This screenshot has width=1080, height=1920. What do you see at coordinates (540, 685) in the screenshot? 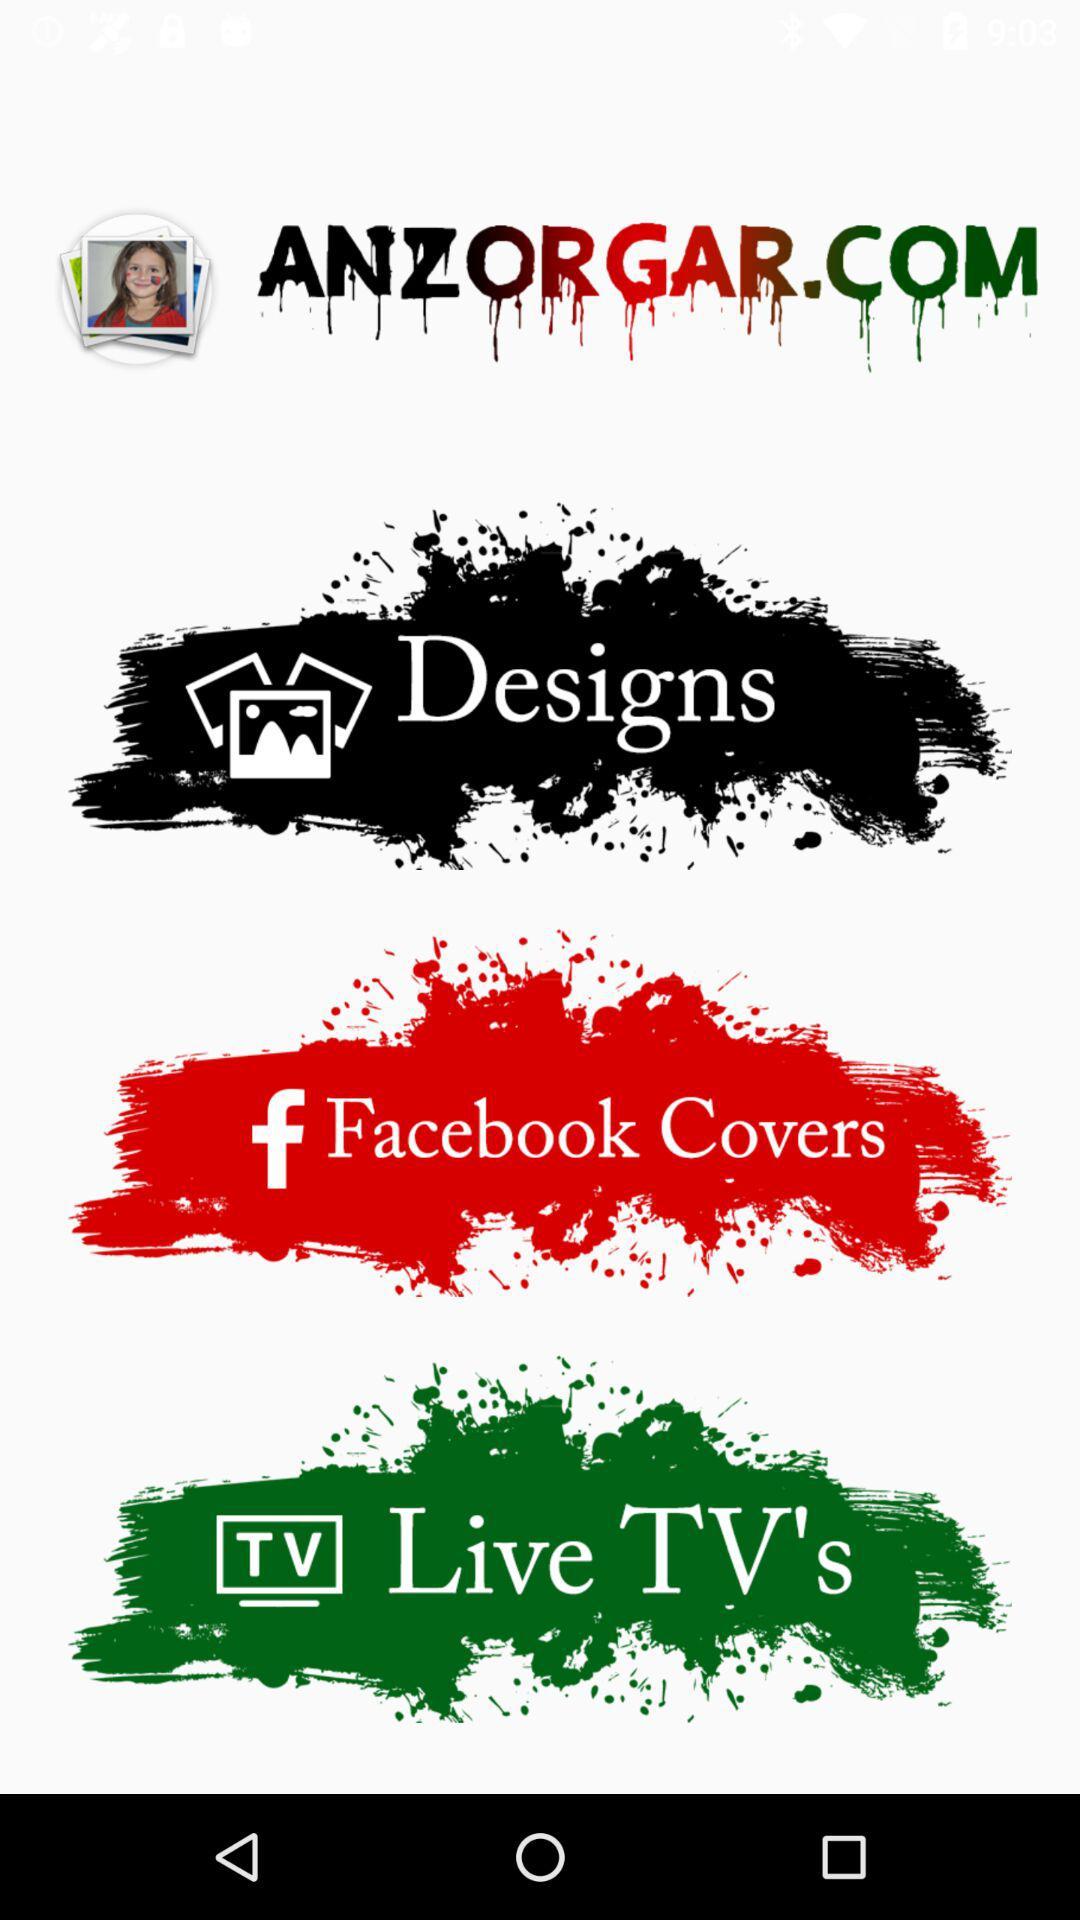
I see `the app designs` at bounding box center [540, 685].